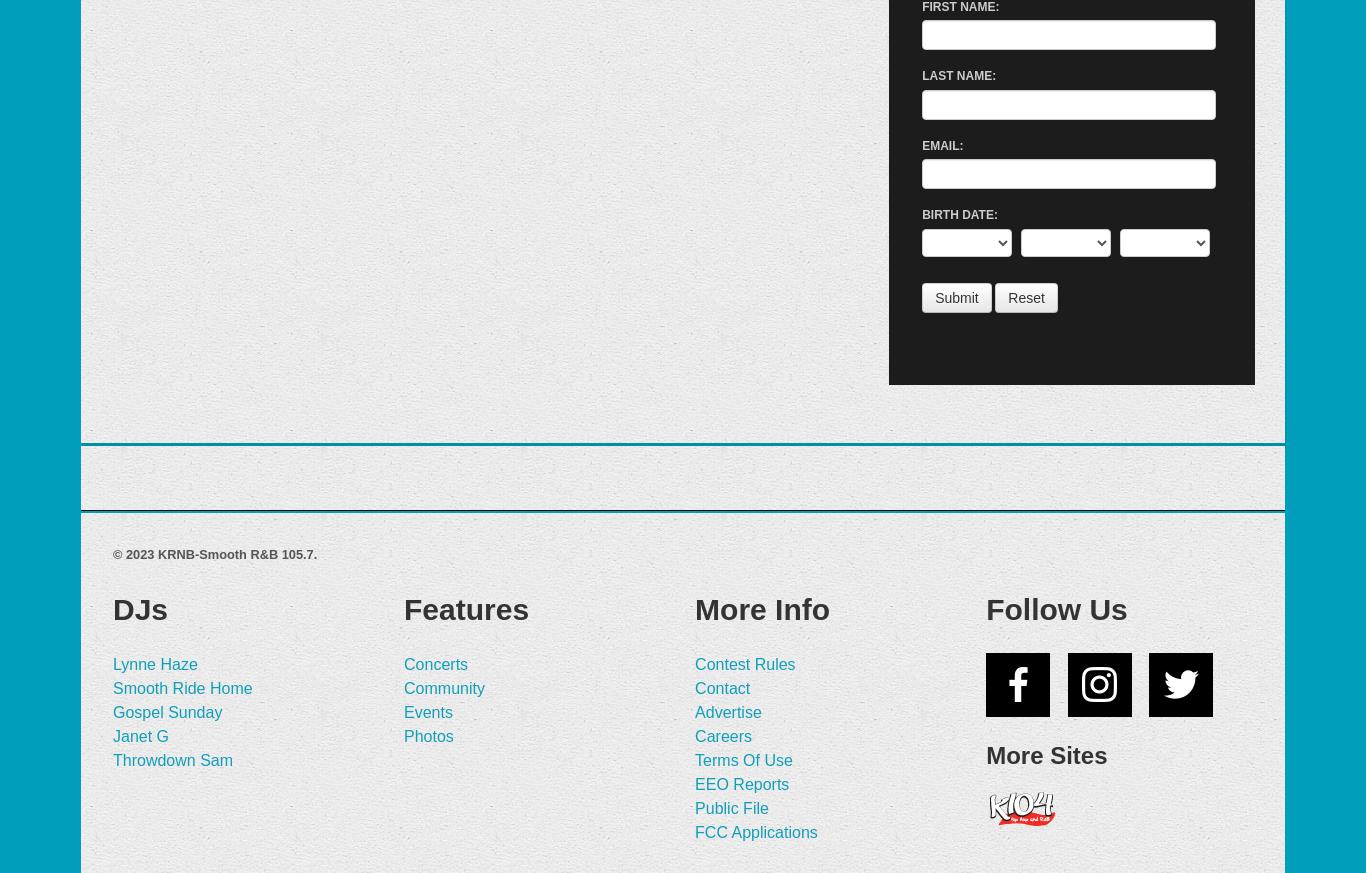  I want to click on 'Birth Date:', so click(959, 214).